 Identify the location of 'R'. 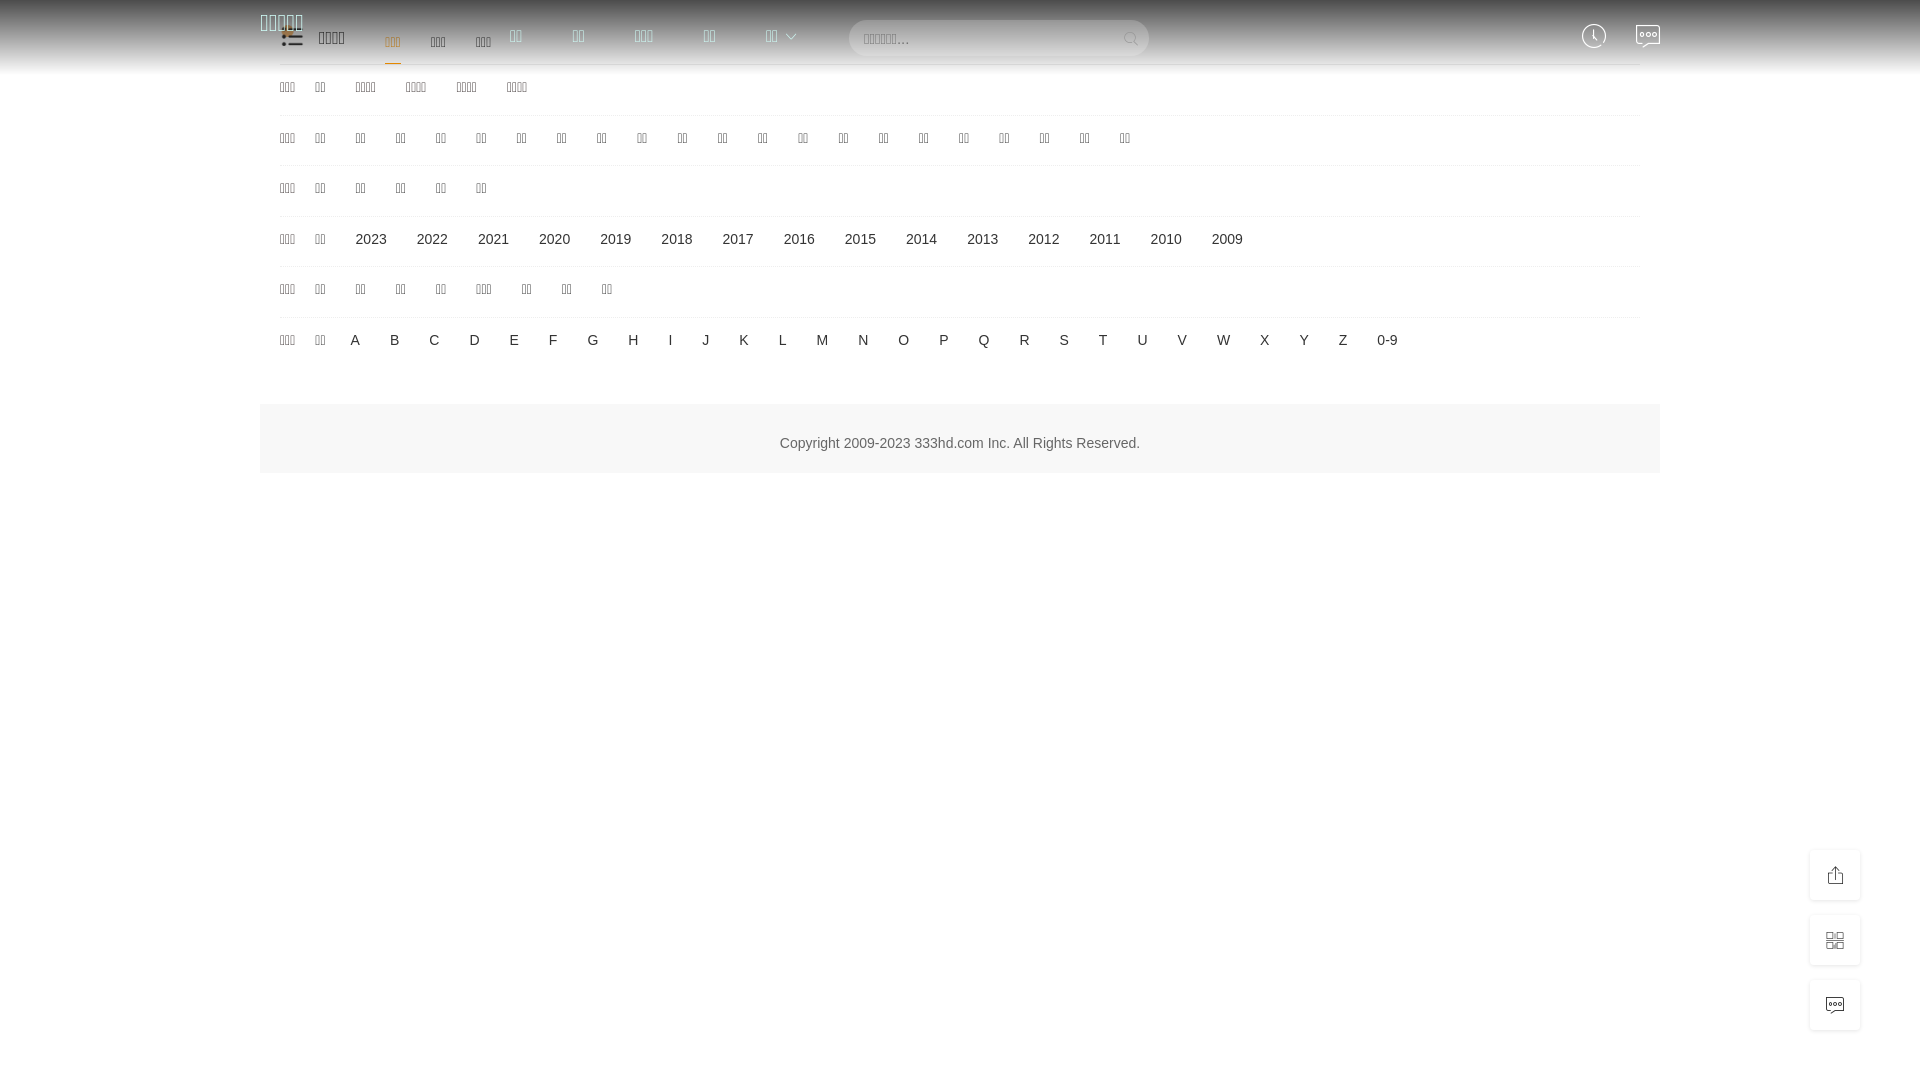
(1023, 339).